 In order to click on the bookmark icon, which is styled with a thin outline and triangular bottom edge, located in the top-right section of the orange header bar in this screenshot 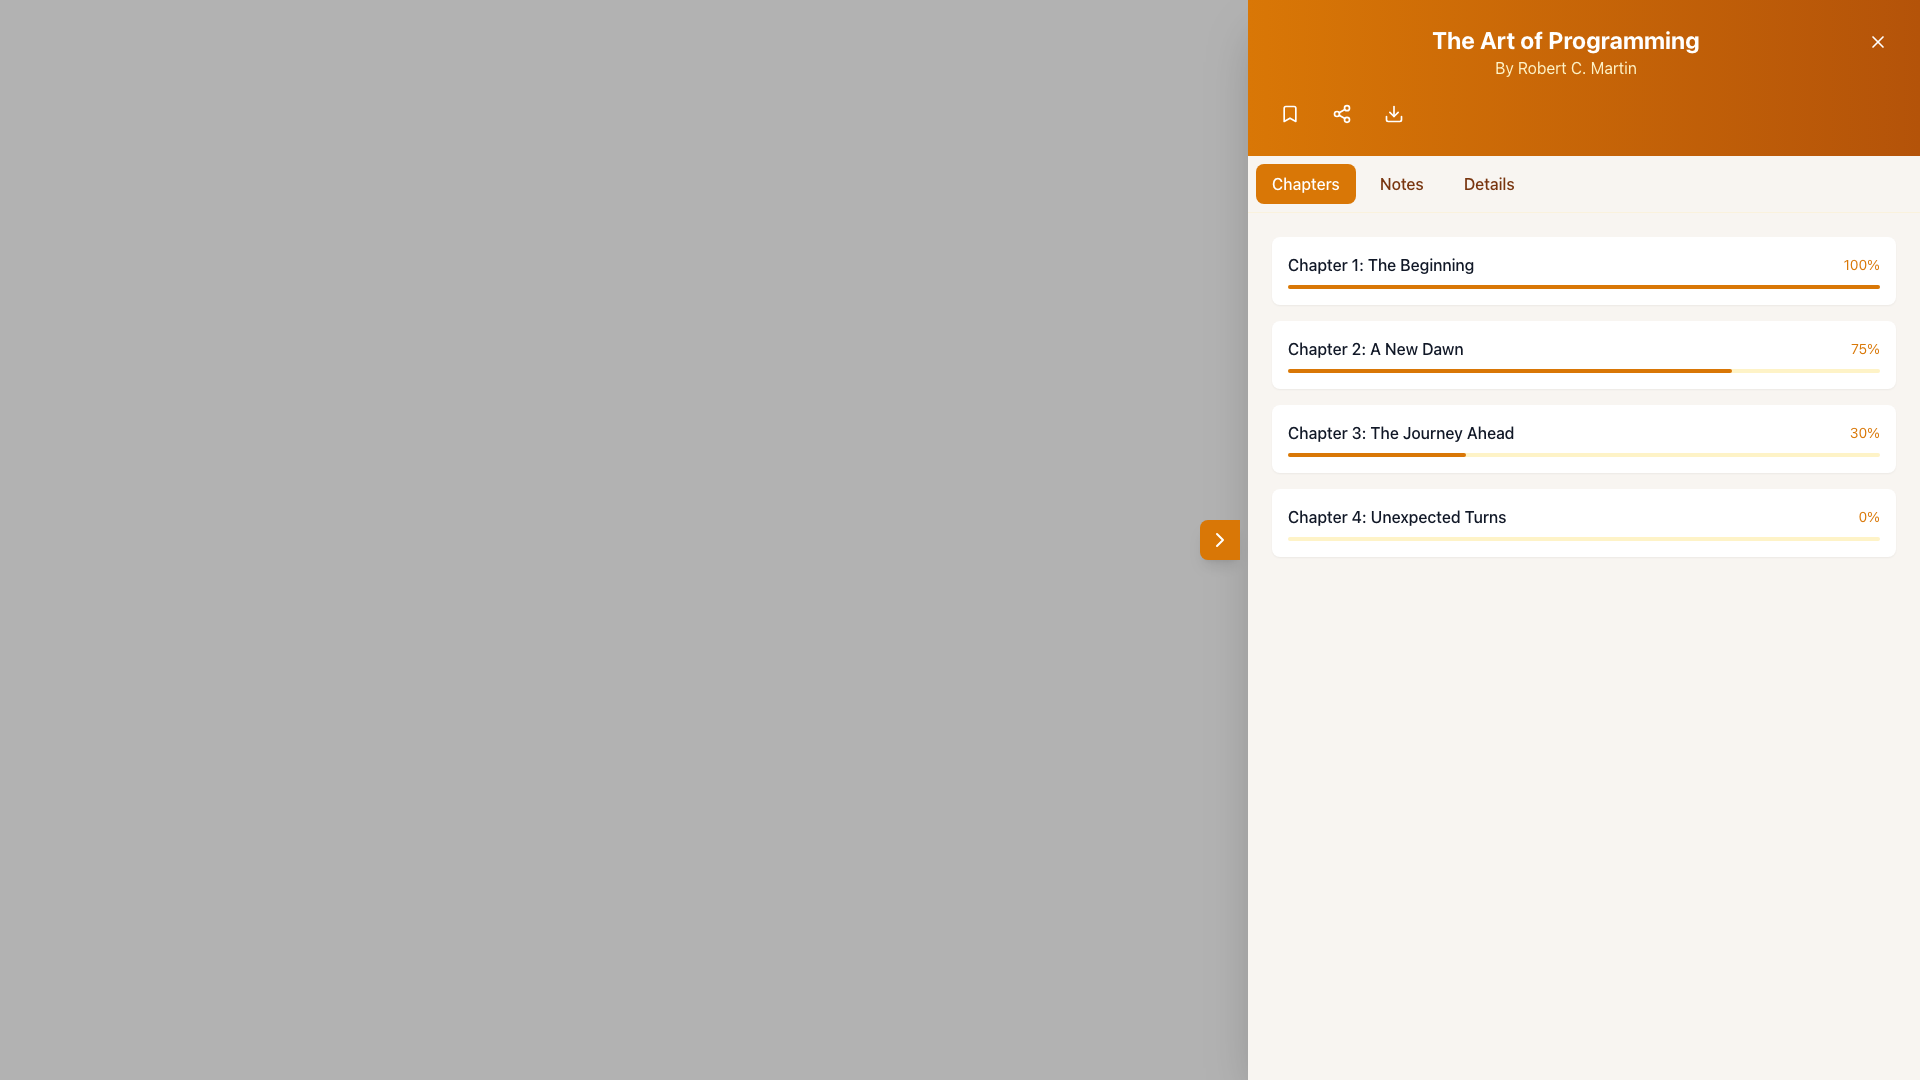, I will do `click(1290, 114)`.